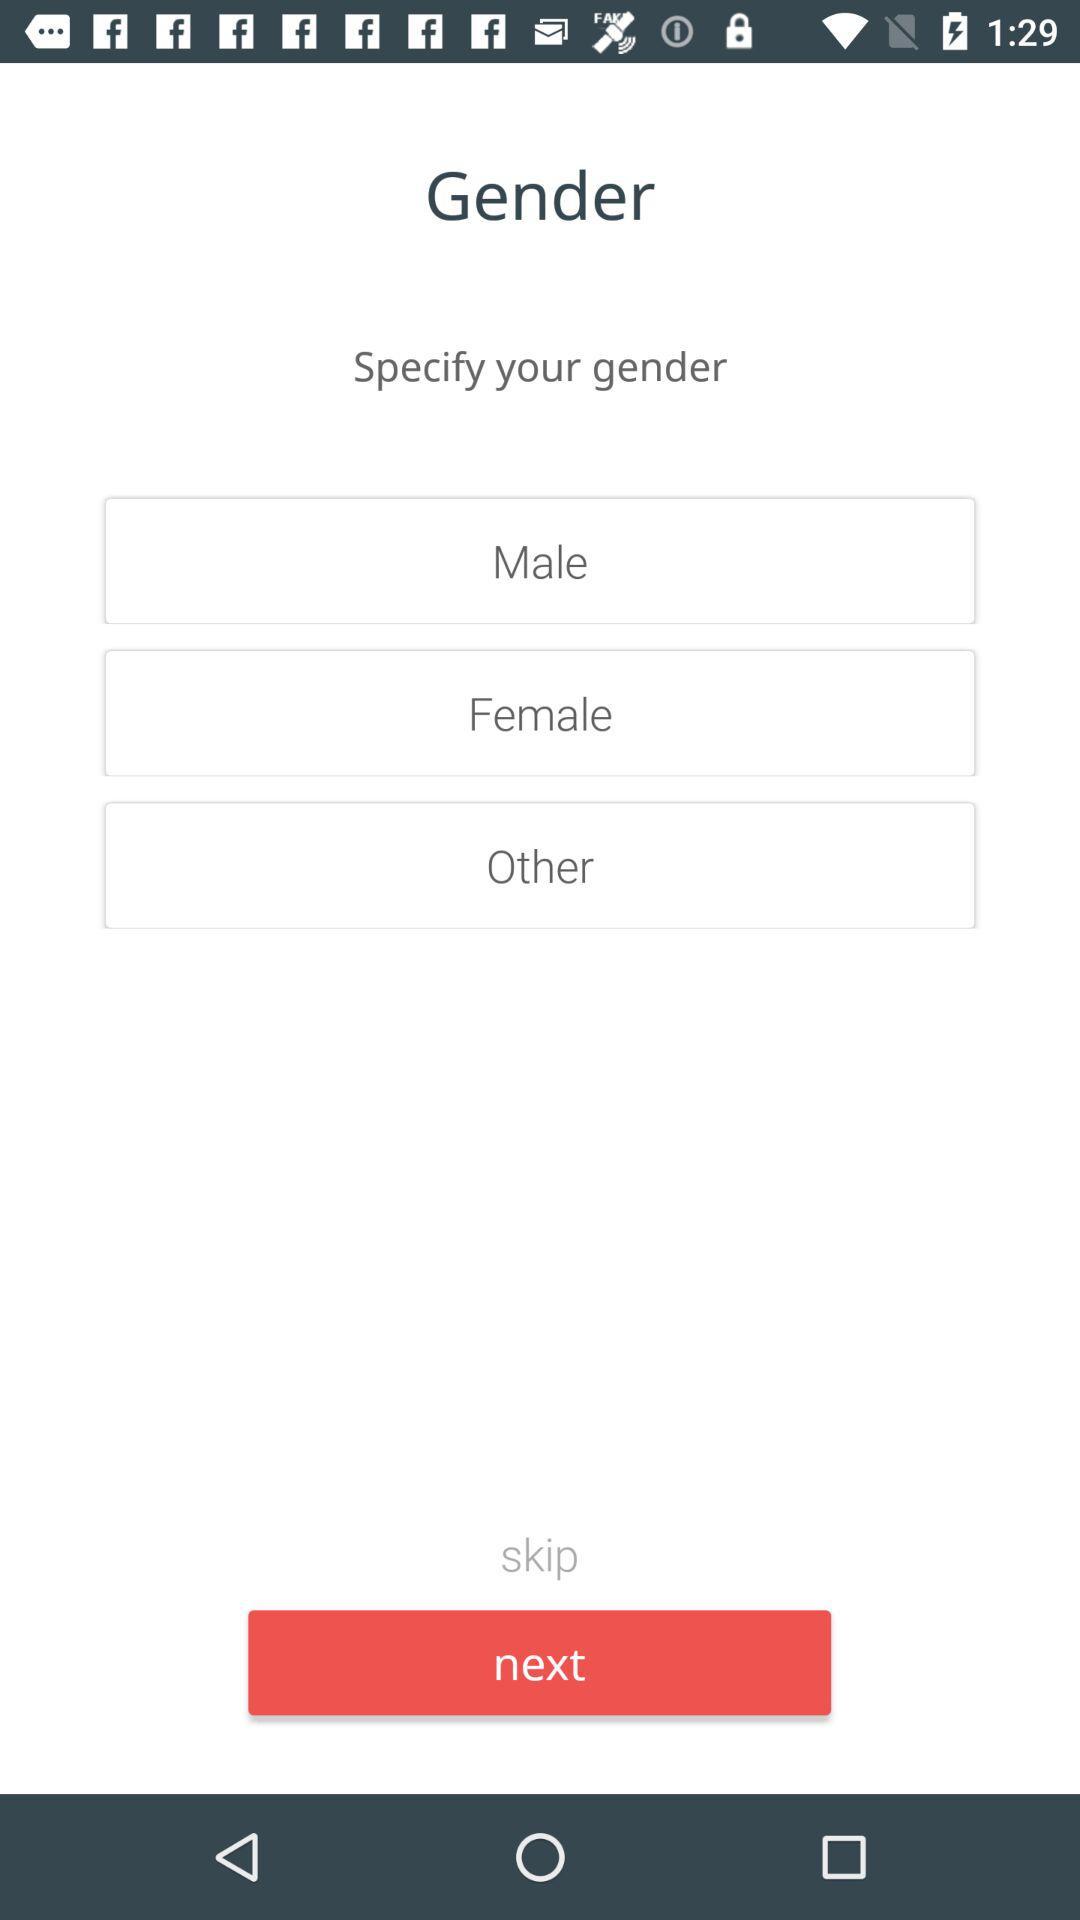  What do you see at coordinates (538, 1662) in the screenshot?
I see `next icon` at bounding box center [538, 1662].